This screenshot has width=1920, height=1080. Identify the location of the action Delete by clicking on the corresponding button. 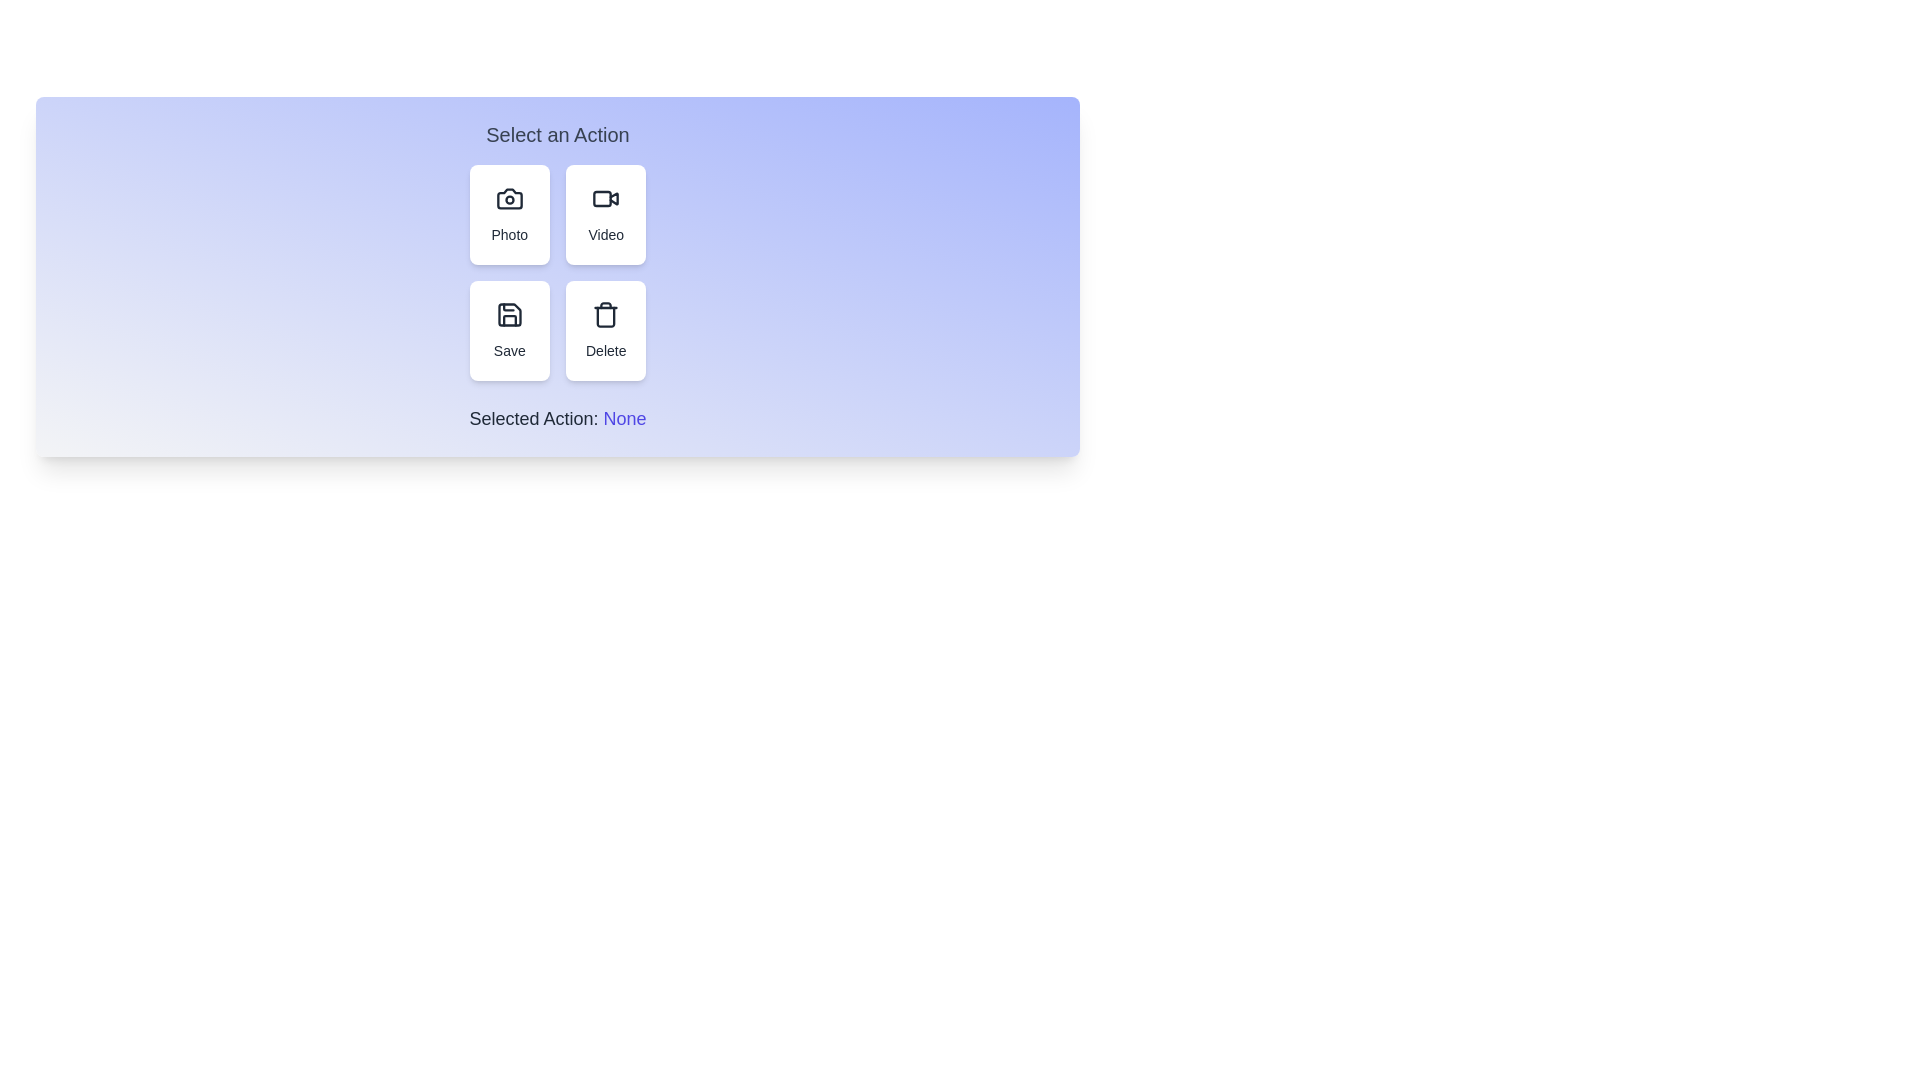
(605, 330).